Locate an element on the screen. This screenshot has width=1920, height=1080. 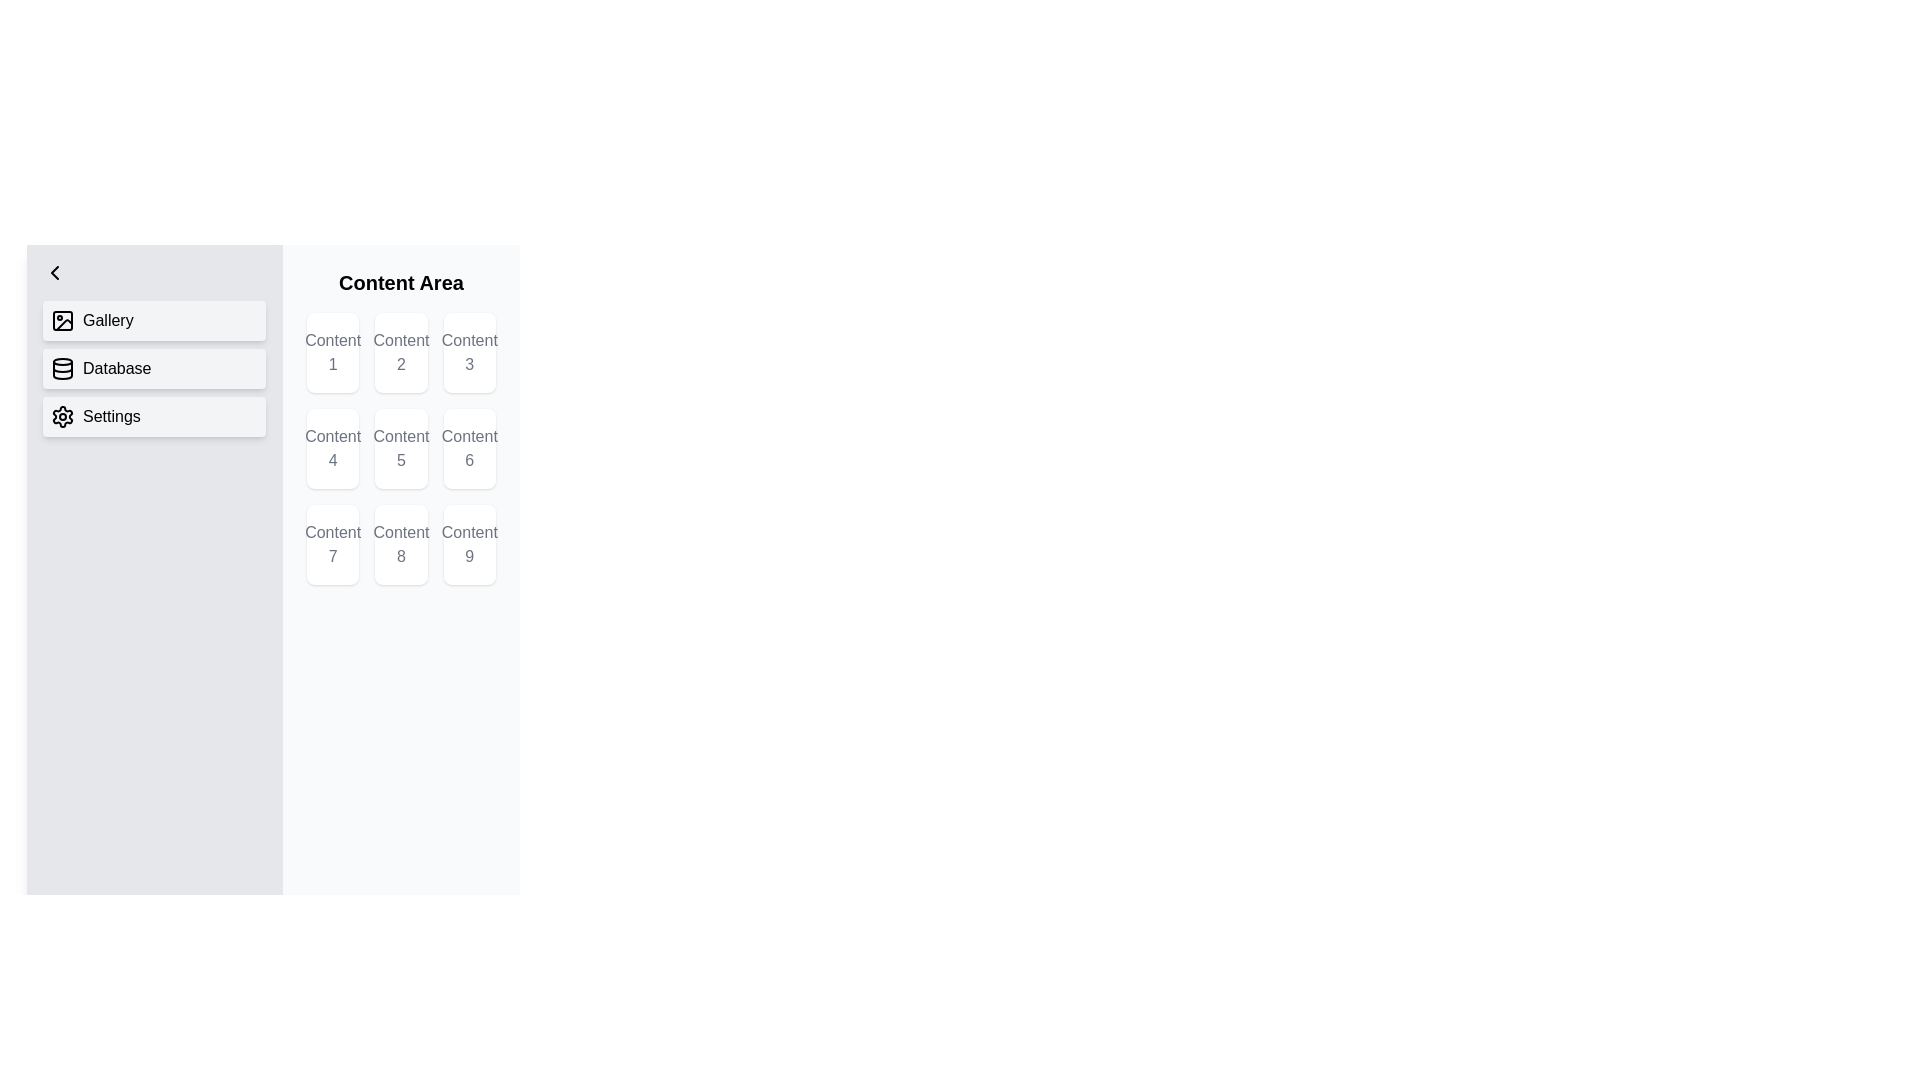
text label 'Settings' within the light gray button that features a gear icon on the left side, located in the vertical navigation sidebar is located at coordinates (110, 415).